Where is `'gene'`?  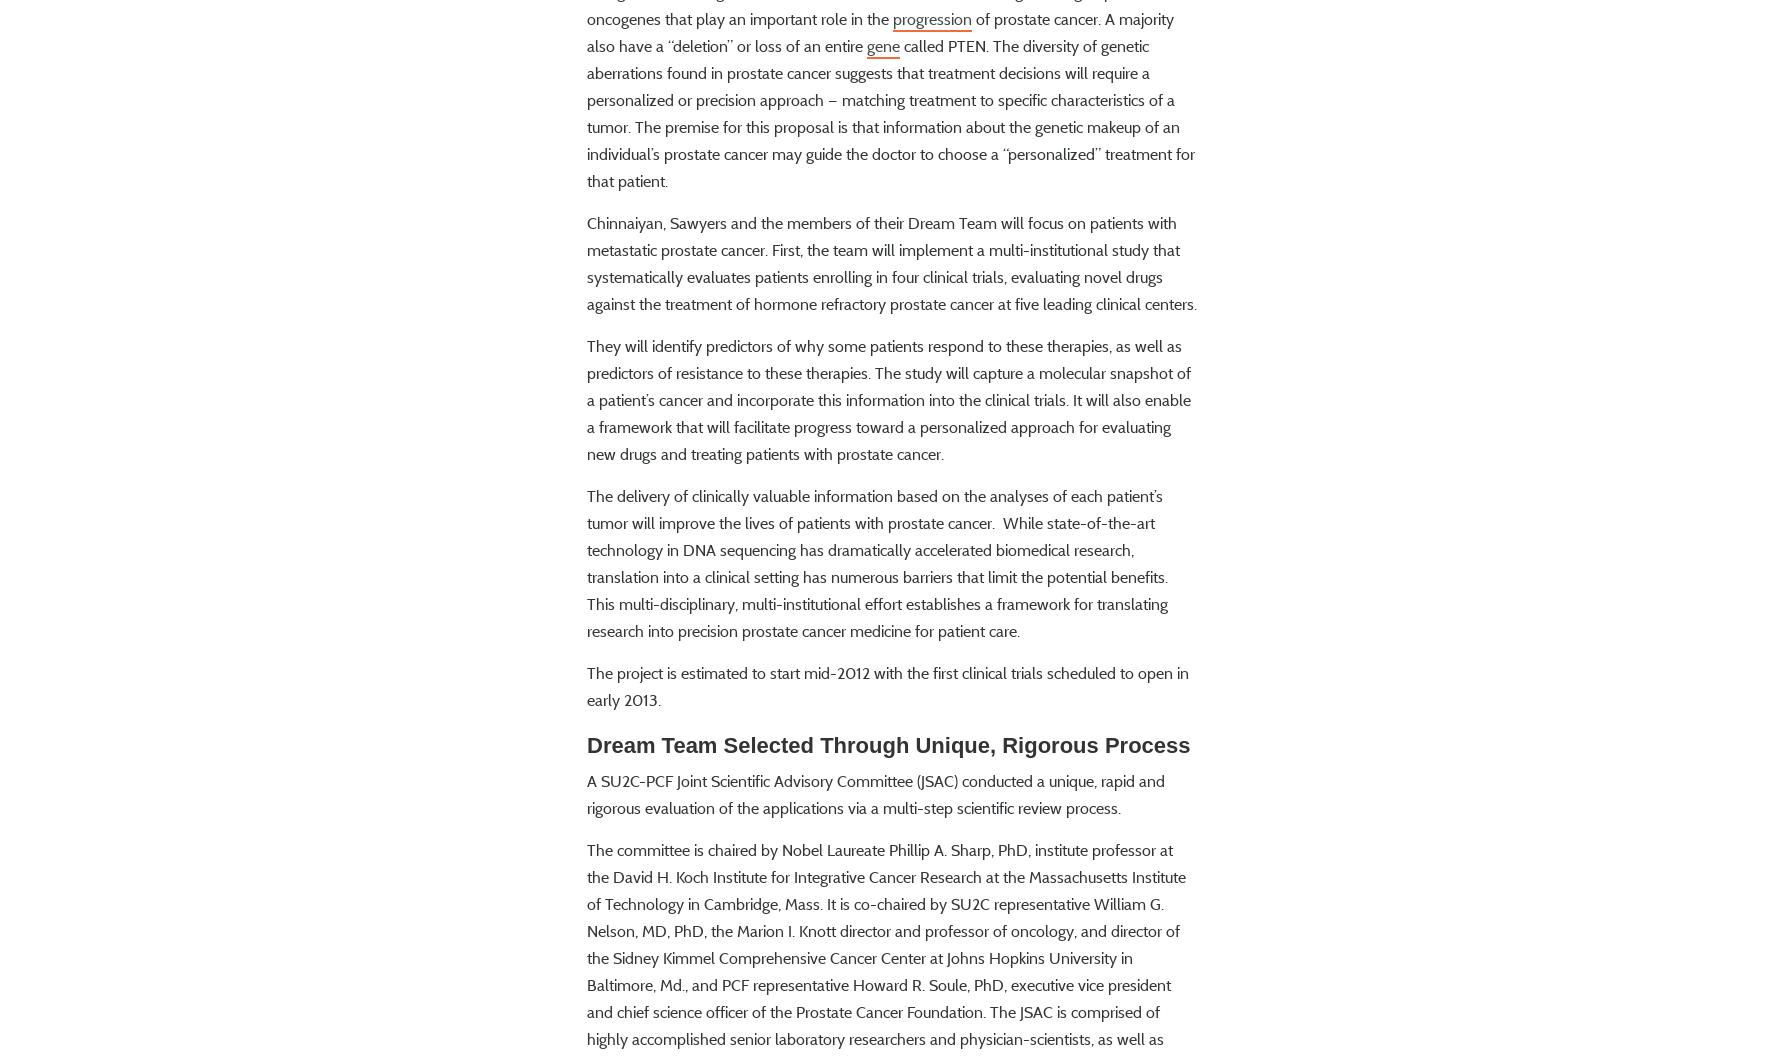
'gene' is located at coordinates (866, 103).